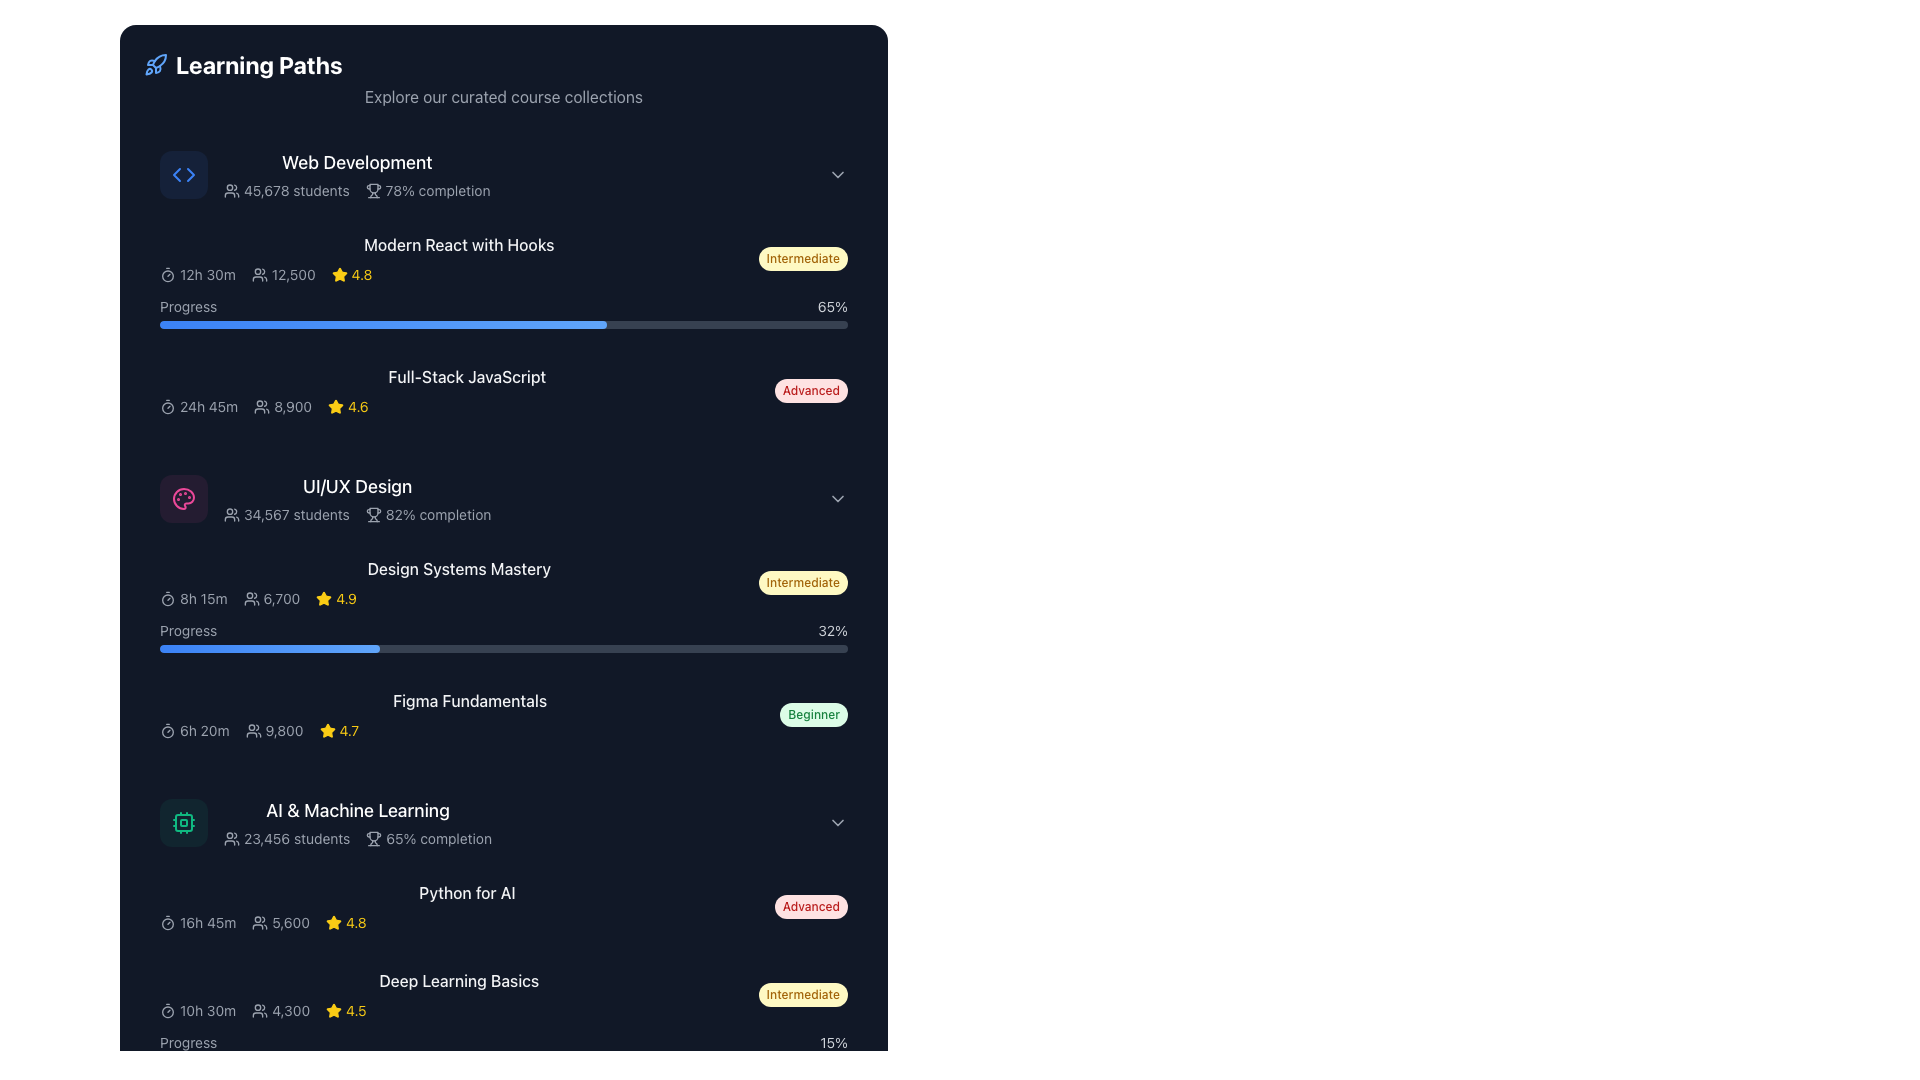 The width and height of the screenshot is (1920, 1080). Describe the element at coordinates (325, 323) in the screenshot. I see `the progress bar` at that location.